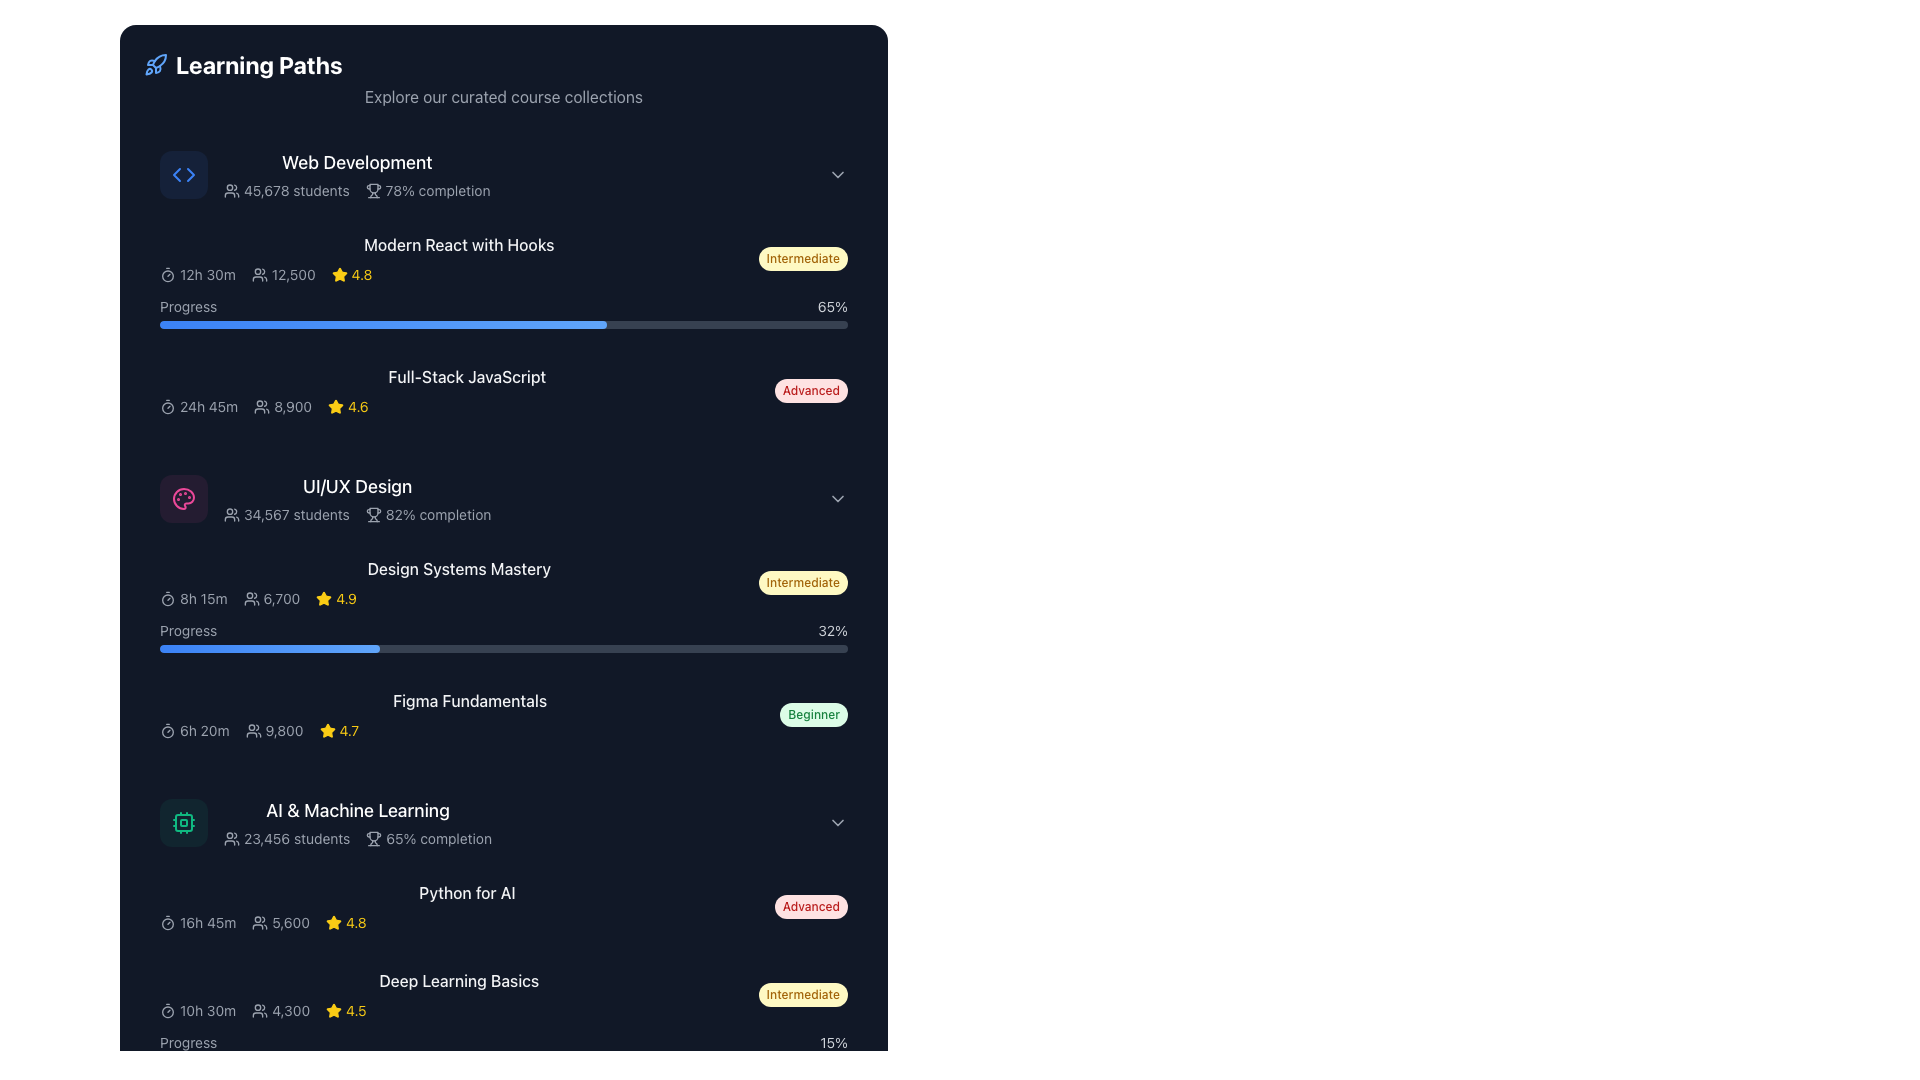 The width and height of the screenshot is (1920, 1080). Describe the element at coordinates (325, 323) in the screenshot. I see `the progress bar` at that location.